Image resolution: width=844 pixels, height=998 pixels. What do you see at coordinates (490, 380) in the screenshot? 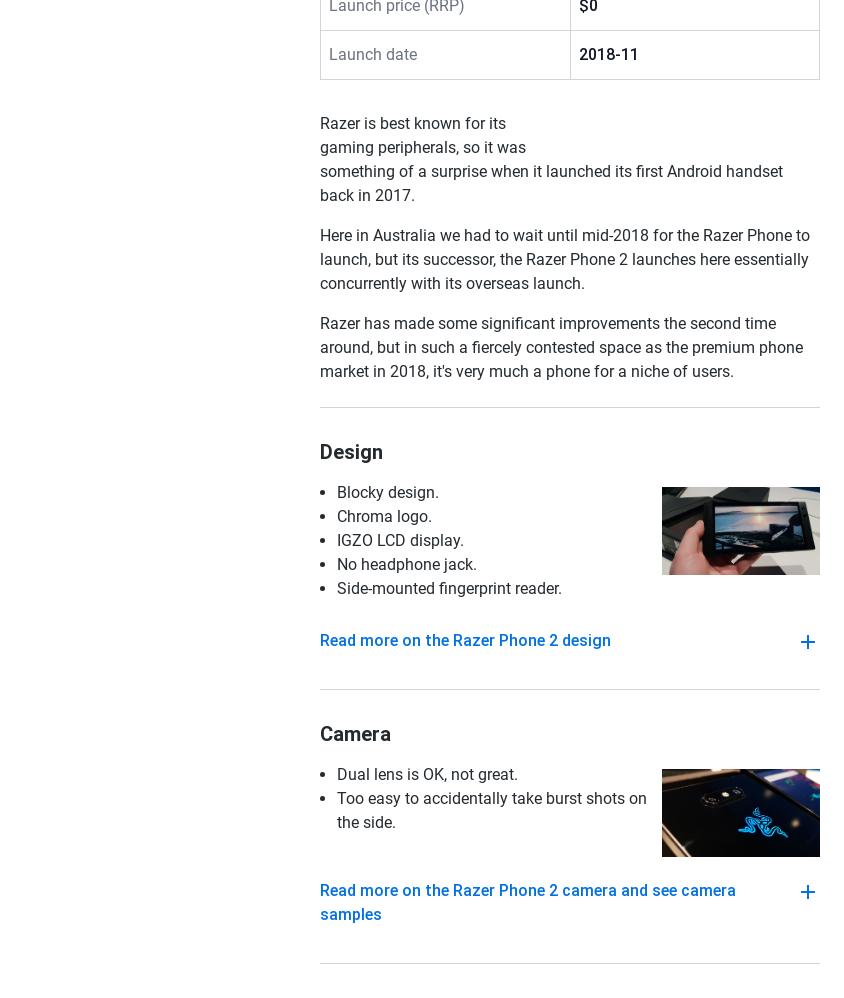
I see `'Sydney'` at bounding box center [490, 380].